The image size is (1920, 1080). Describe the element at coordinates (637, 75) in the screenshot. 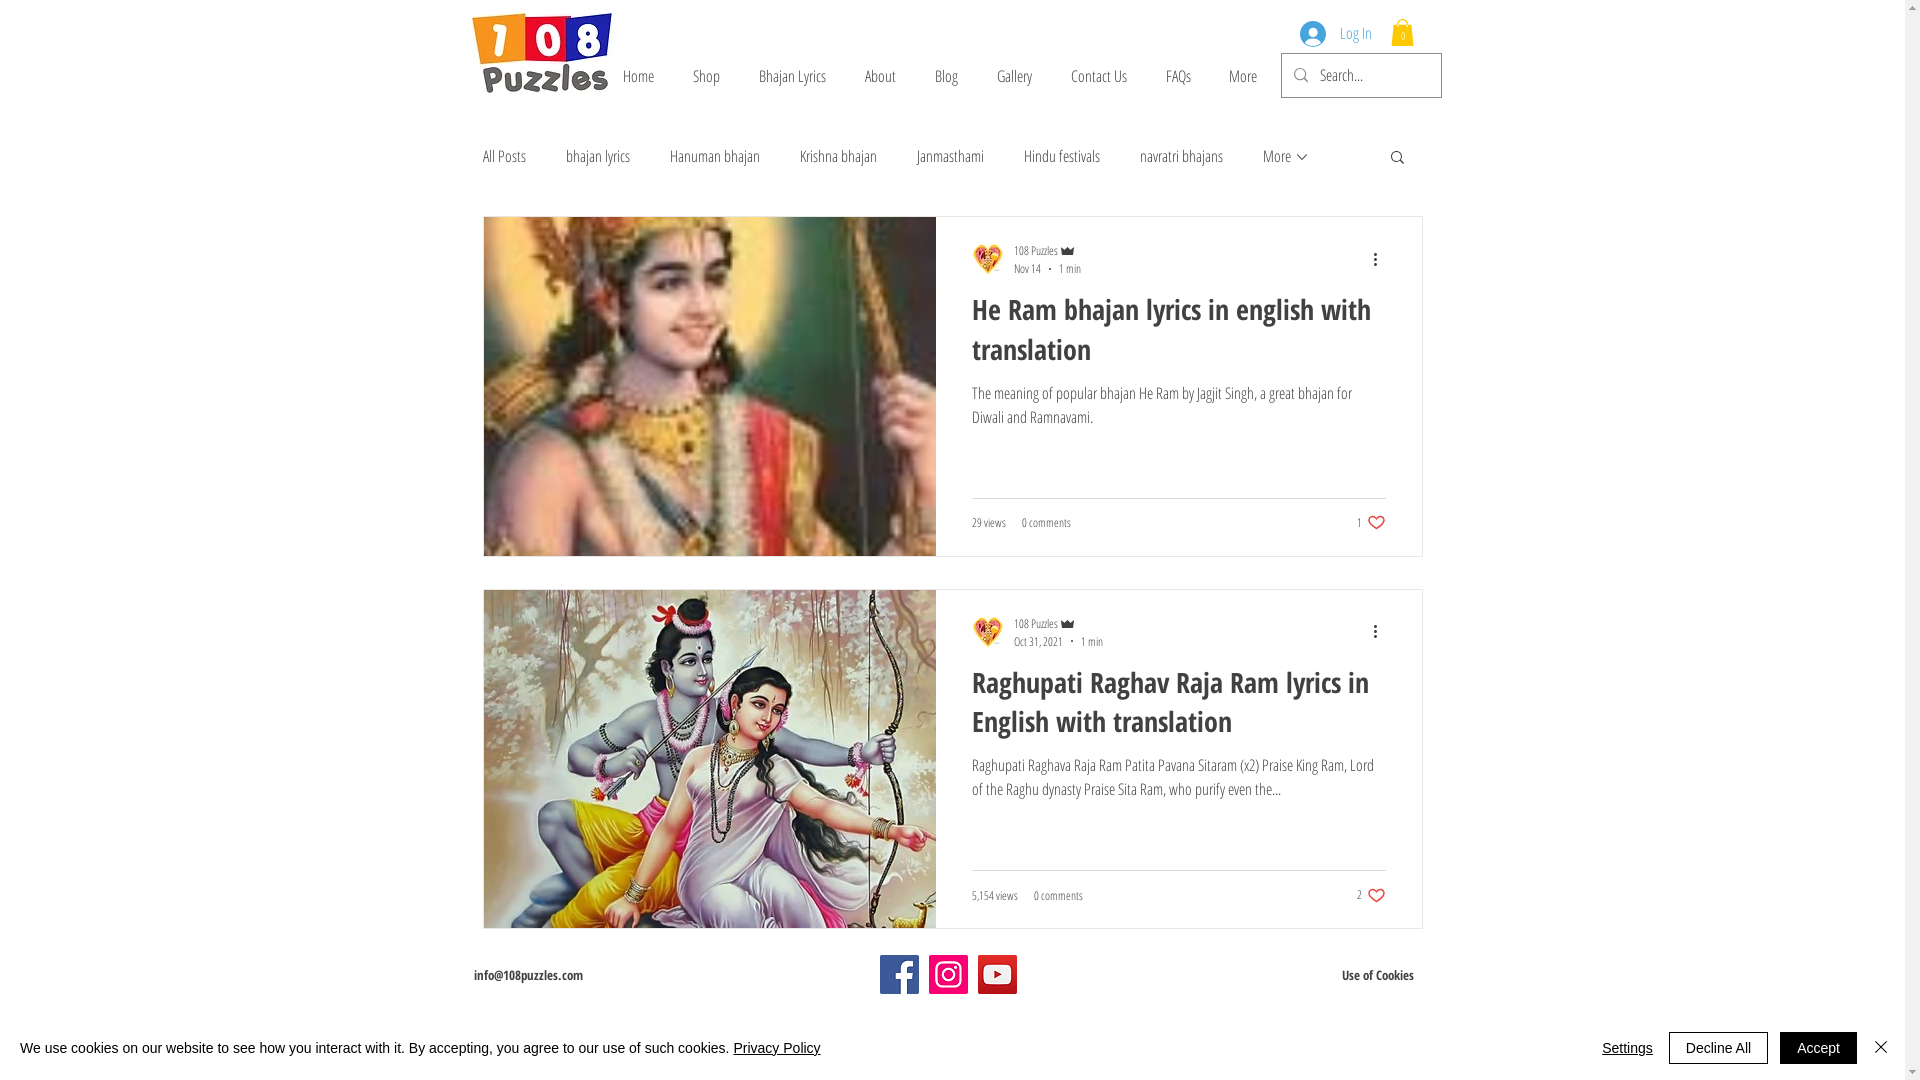

I see `'Home'` at that location.